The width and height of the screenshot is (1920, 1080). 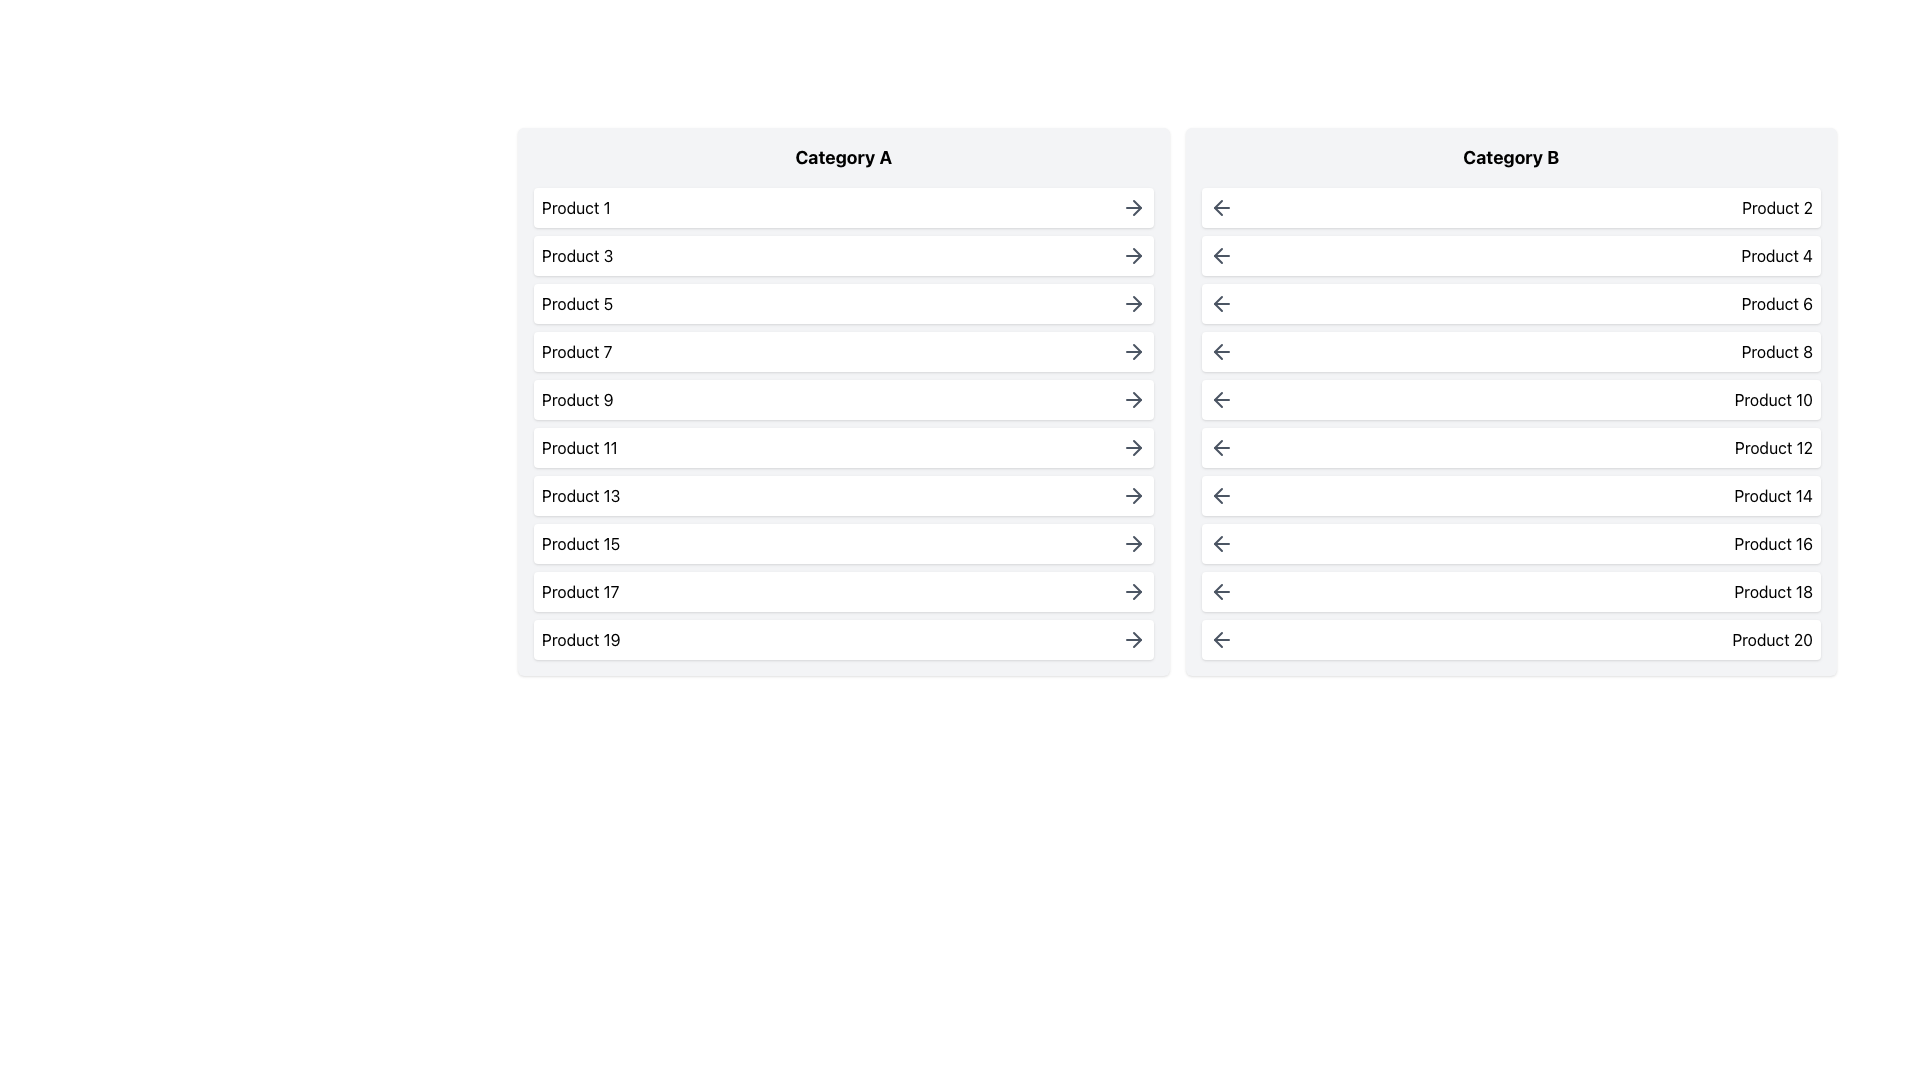 What do you see at coordinates (576, 304) in the screenshot?
I see `the text label indicating 'Product 5', located in the third position under 'Category A' in the vertical list` at bounding box center [576, 304].